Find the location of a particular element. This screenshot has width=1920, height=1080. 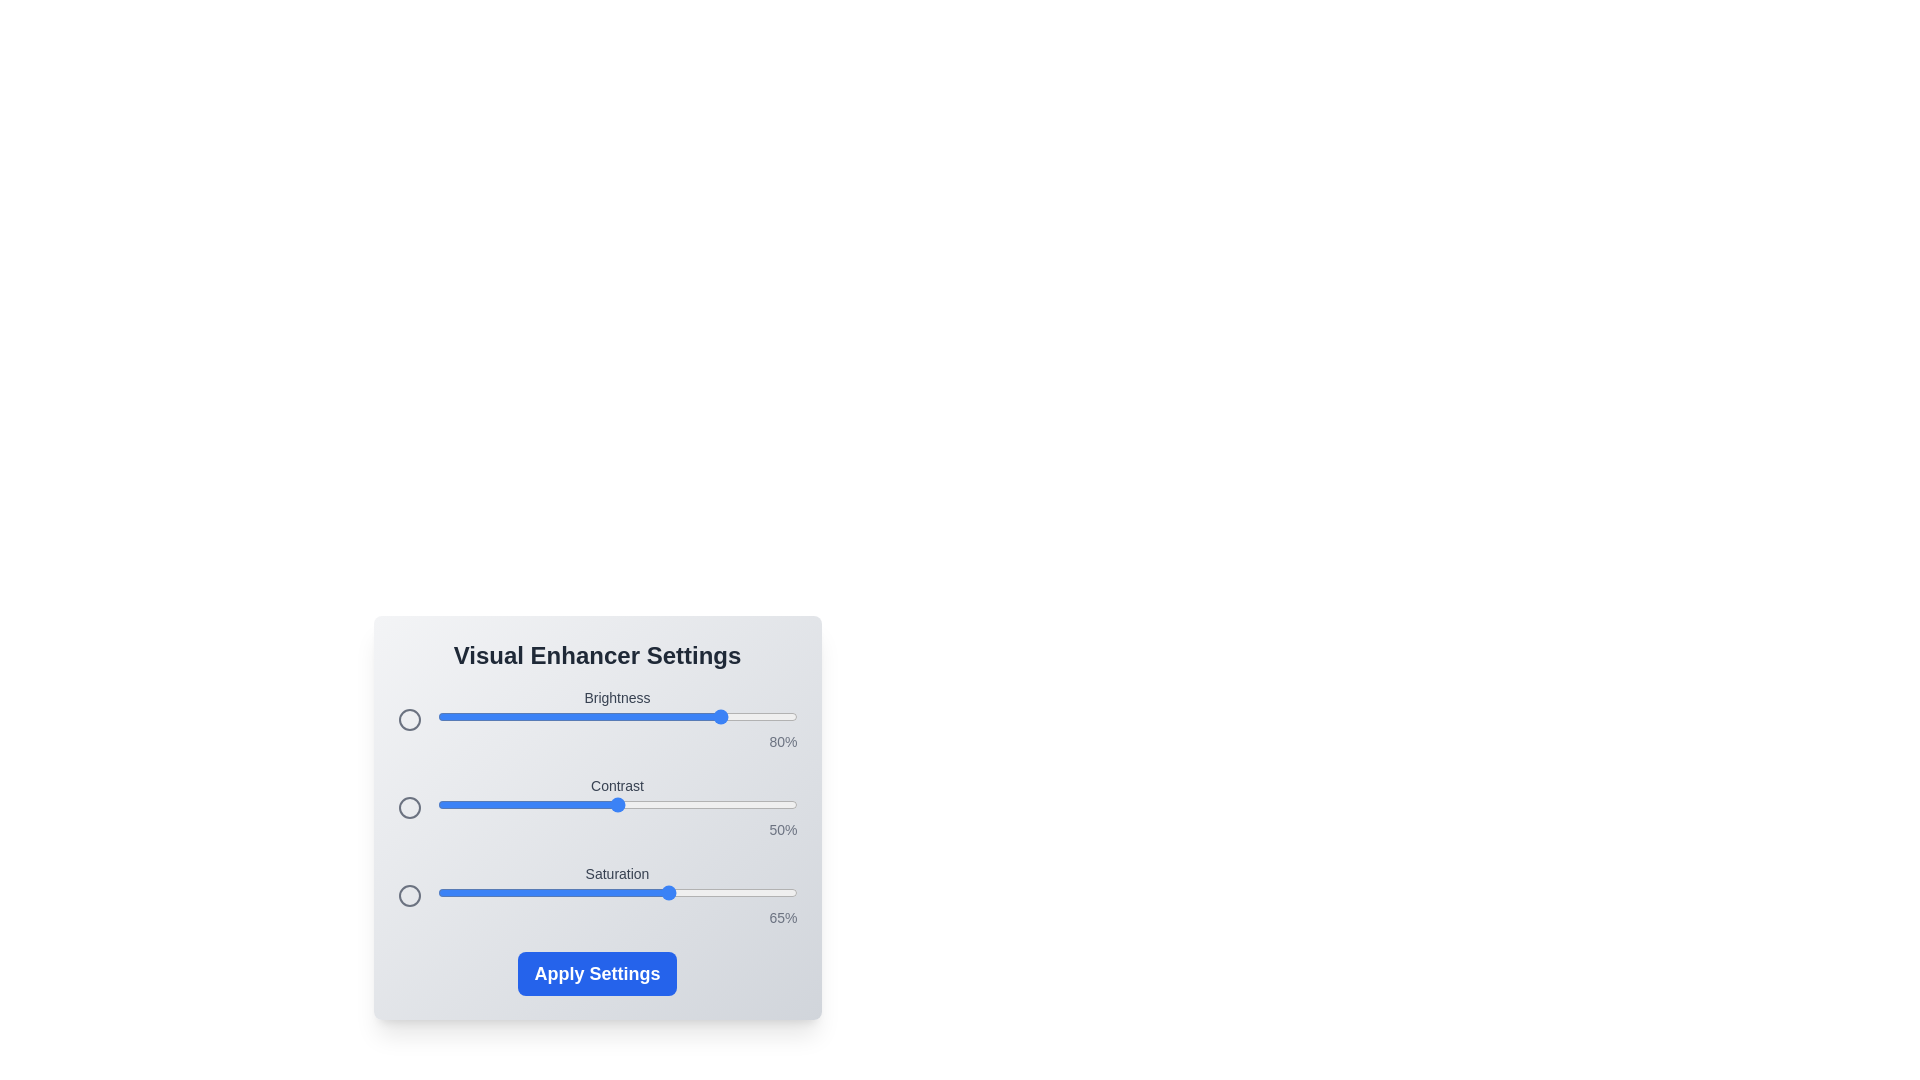

the icon next to the brightness slider to provide additional feedback is located at coordinates (408, 720).